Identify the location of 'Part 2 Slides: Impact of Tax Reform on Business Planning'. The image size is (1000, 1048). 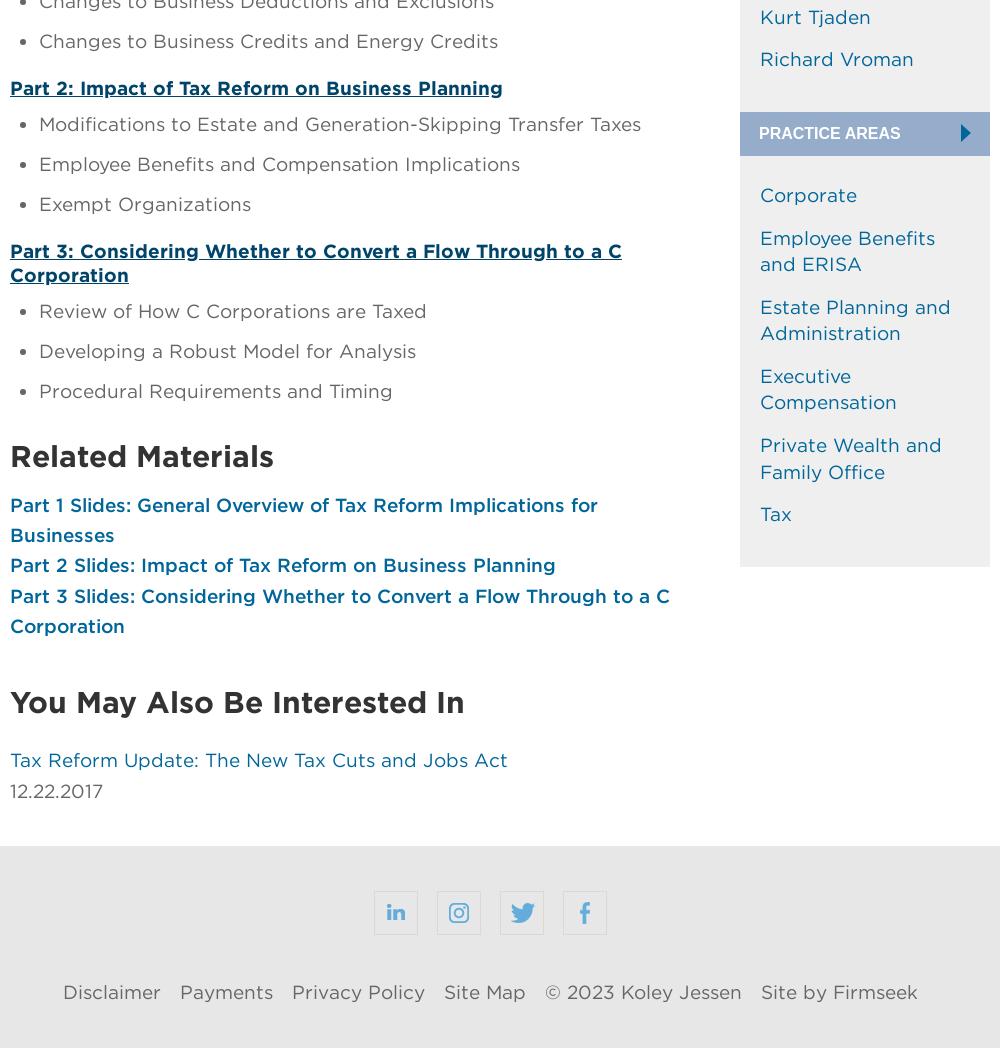
(283, 563).